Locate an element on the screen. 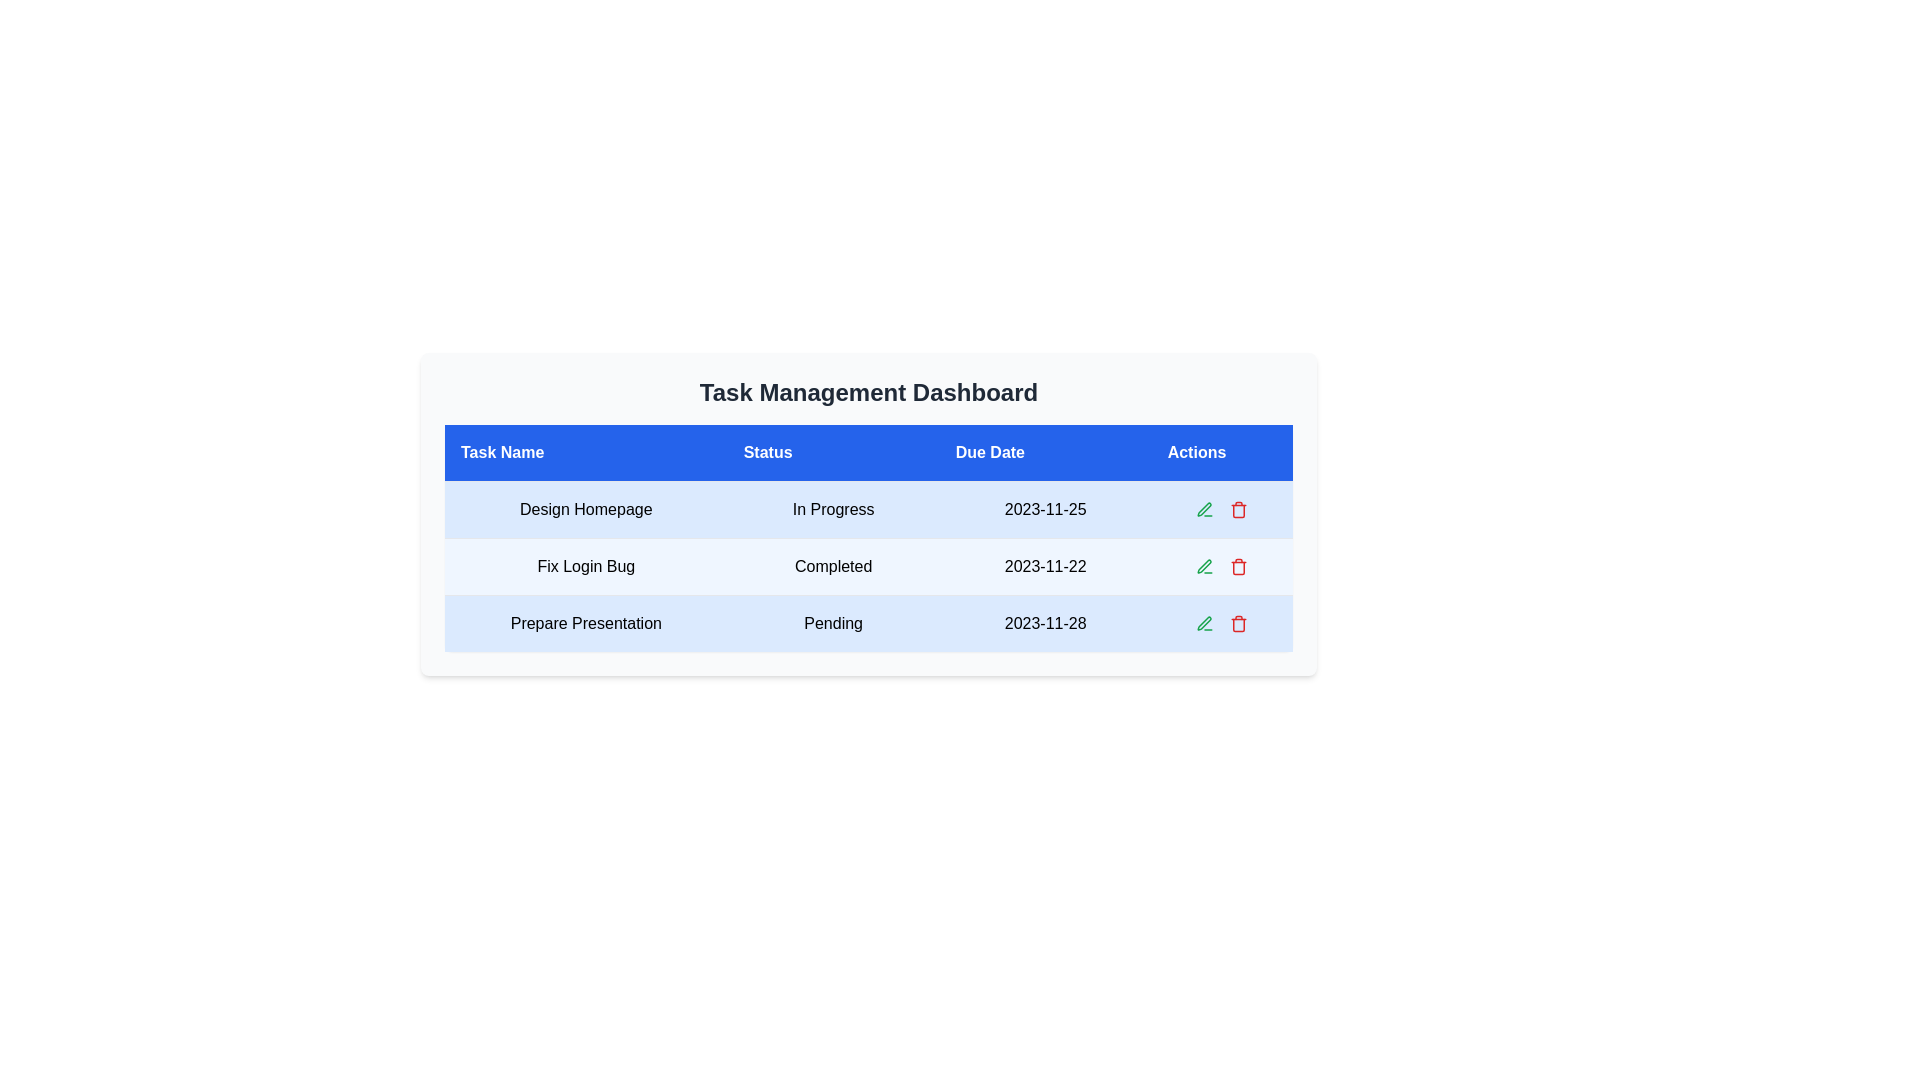 The height and width of the screenshot is (1080, 1920). the text displaying the date '2023-11-22' in the 'Due Date' column of the table for the task 'Fix Login Bug' is located at coordinates (1044, 567).